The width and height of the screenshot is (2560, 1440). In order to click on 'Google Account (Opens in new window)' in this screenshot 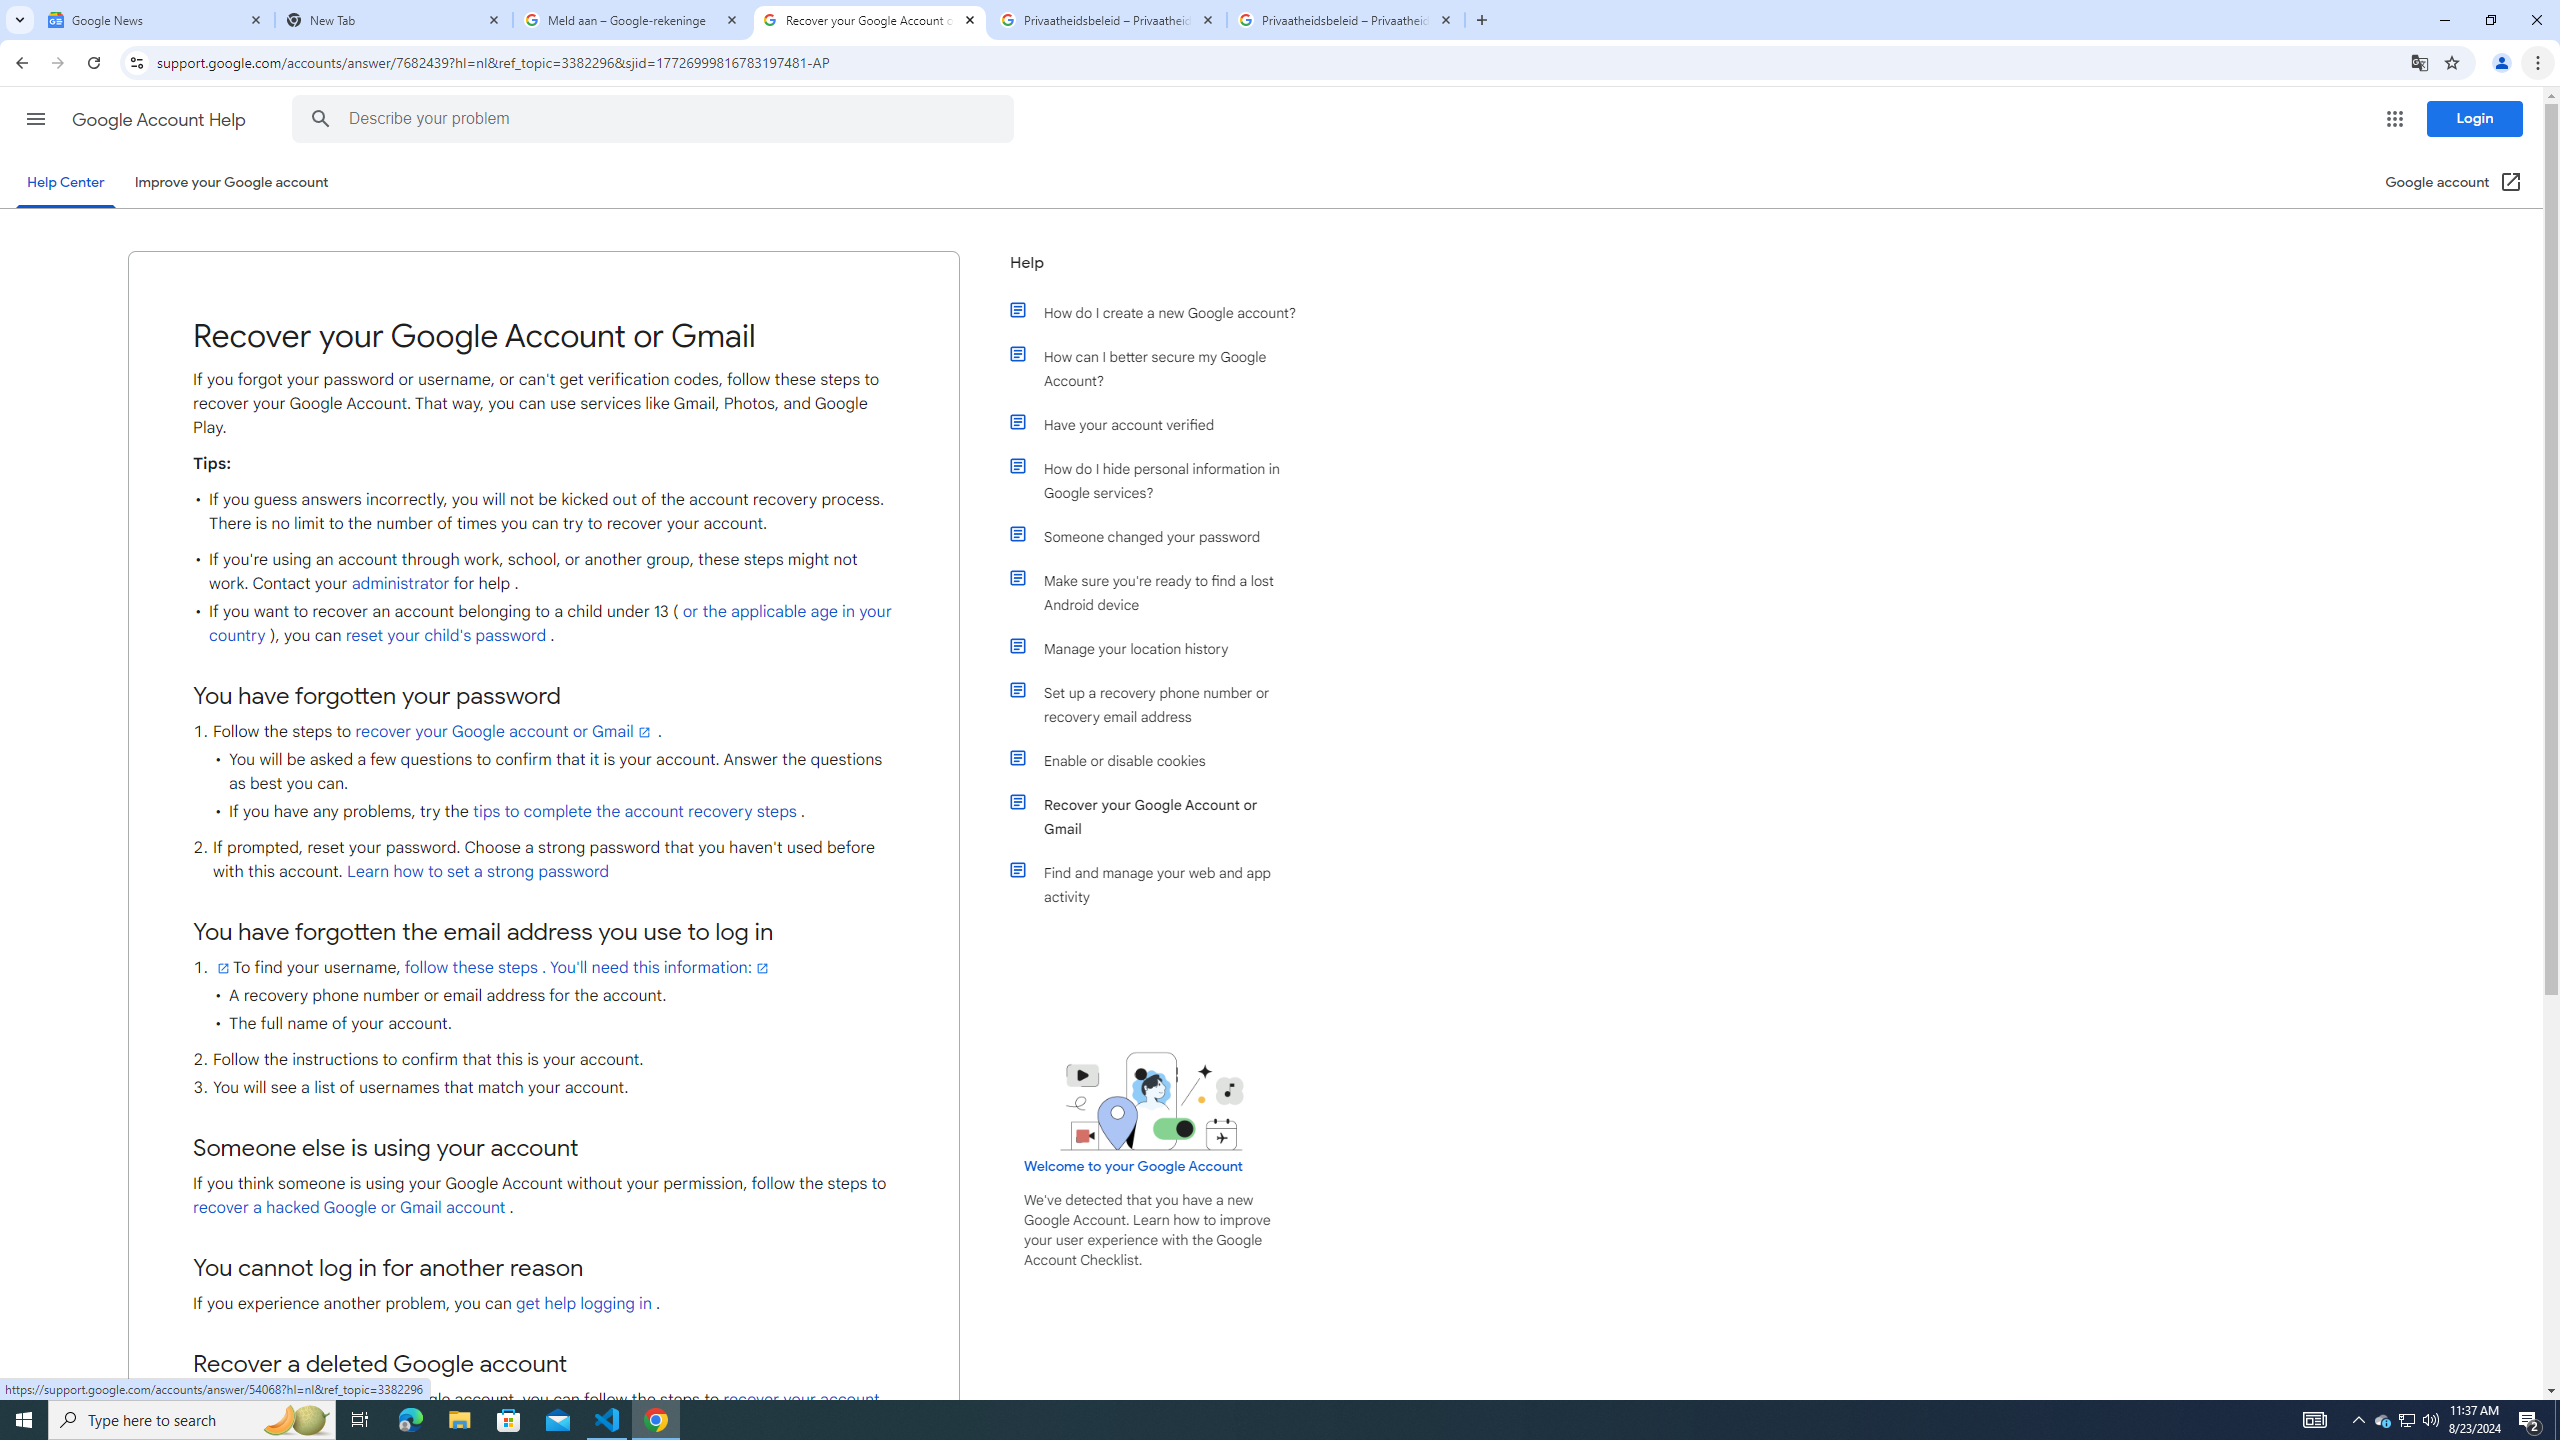, I will do `click(2454, 181)`.